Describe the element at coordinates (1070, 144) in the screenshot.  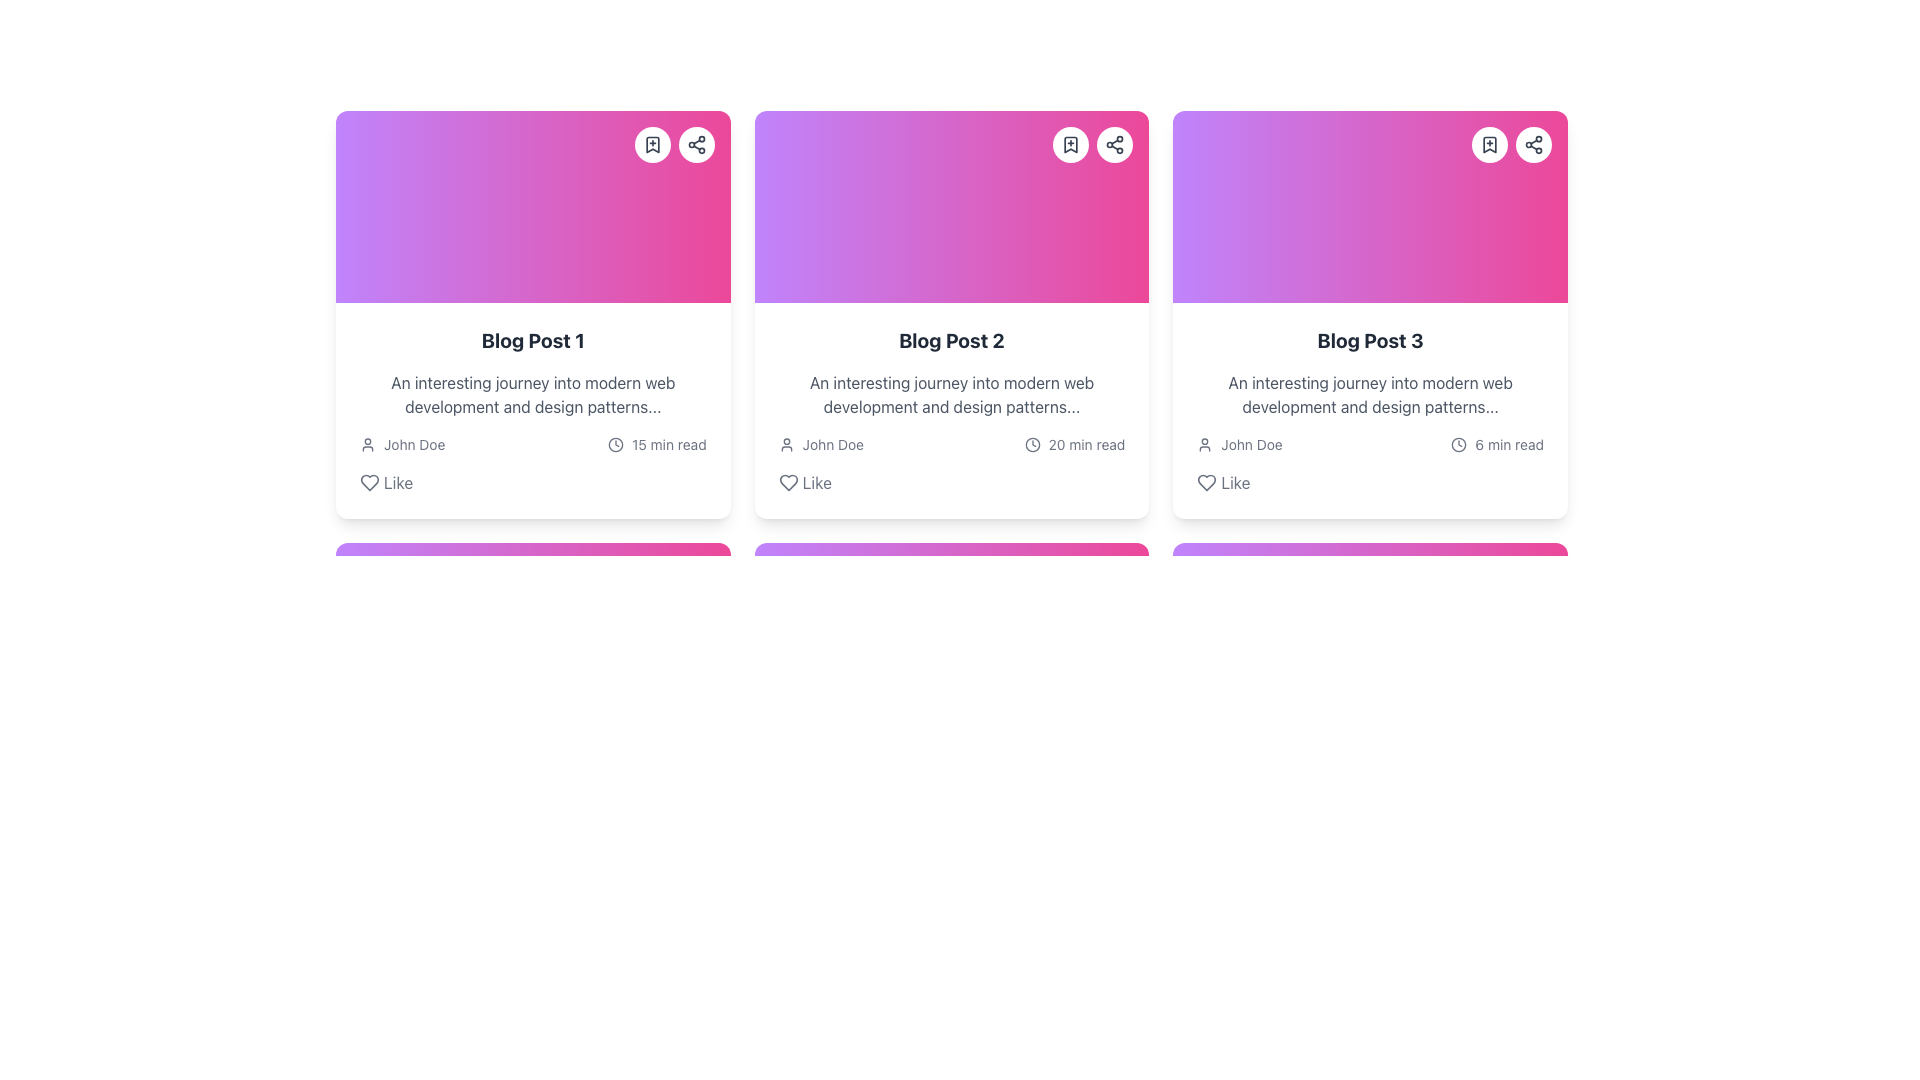
I see `the left-most circular button in the top-right corner of the second card` at that location.